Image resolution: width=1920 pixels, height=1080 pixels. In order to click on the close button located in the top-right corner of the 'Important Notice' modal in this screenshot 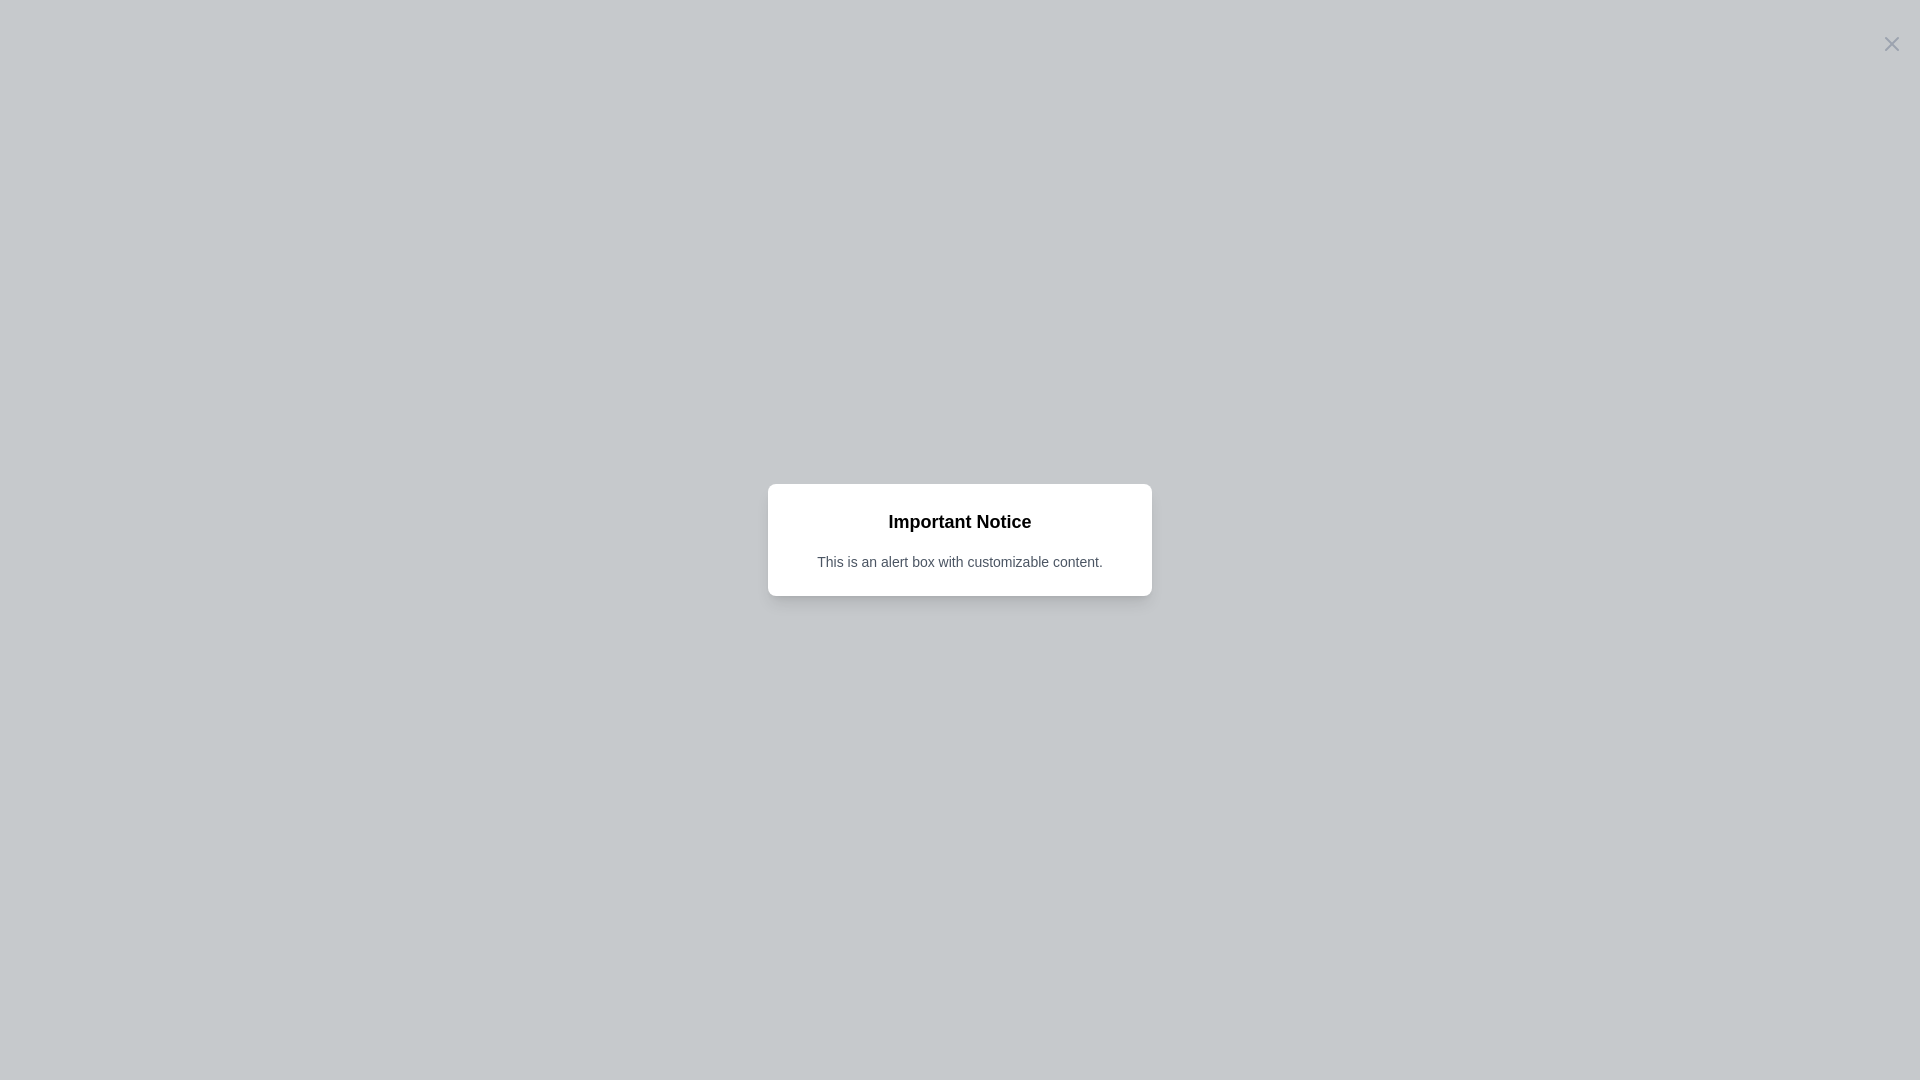, I will do `click(1890, 43)`.